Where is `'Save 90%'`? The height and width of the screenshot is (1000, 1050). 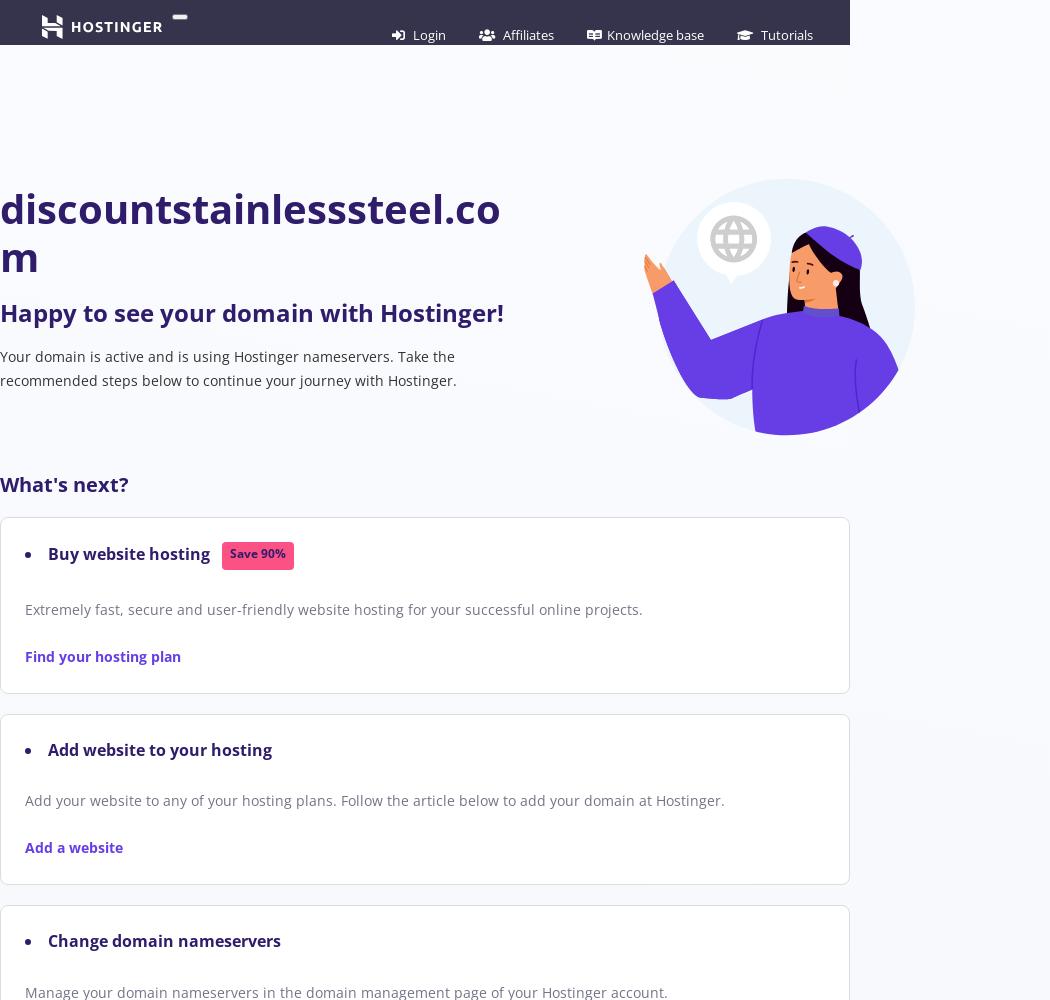
'Save 90%' is located at coordinates (257, 553).